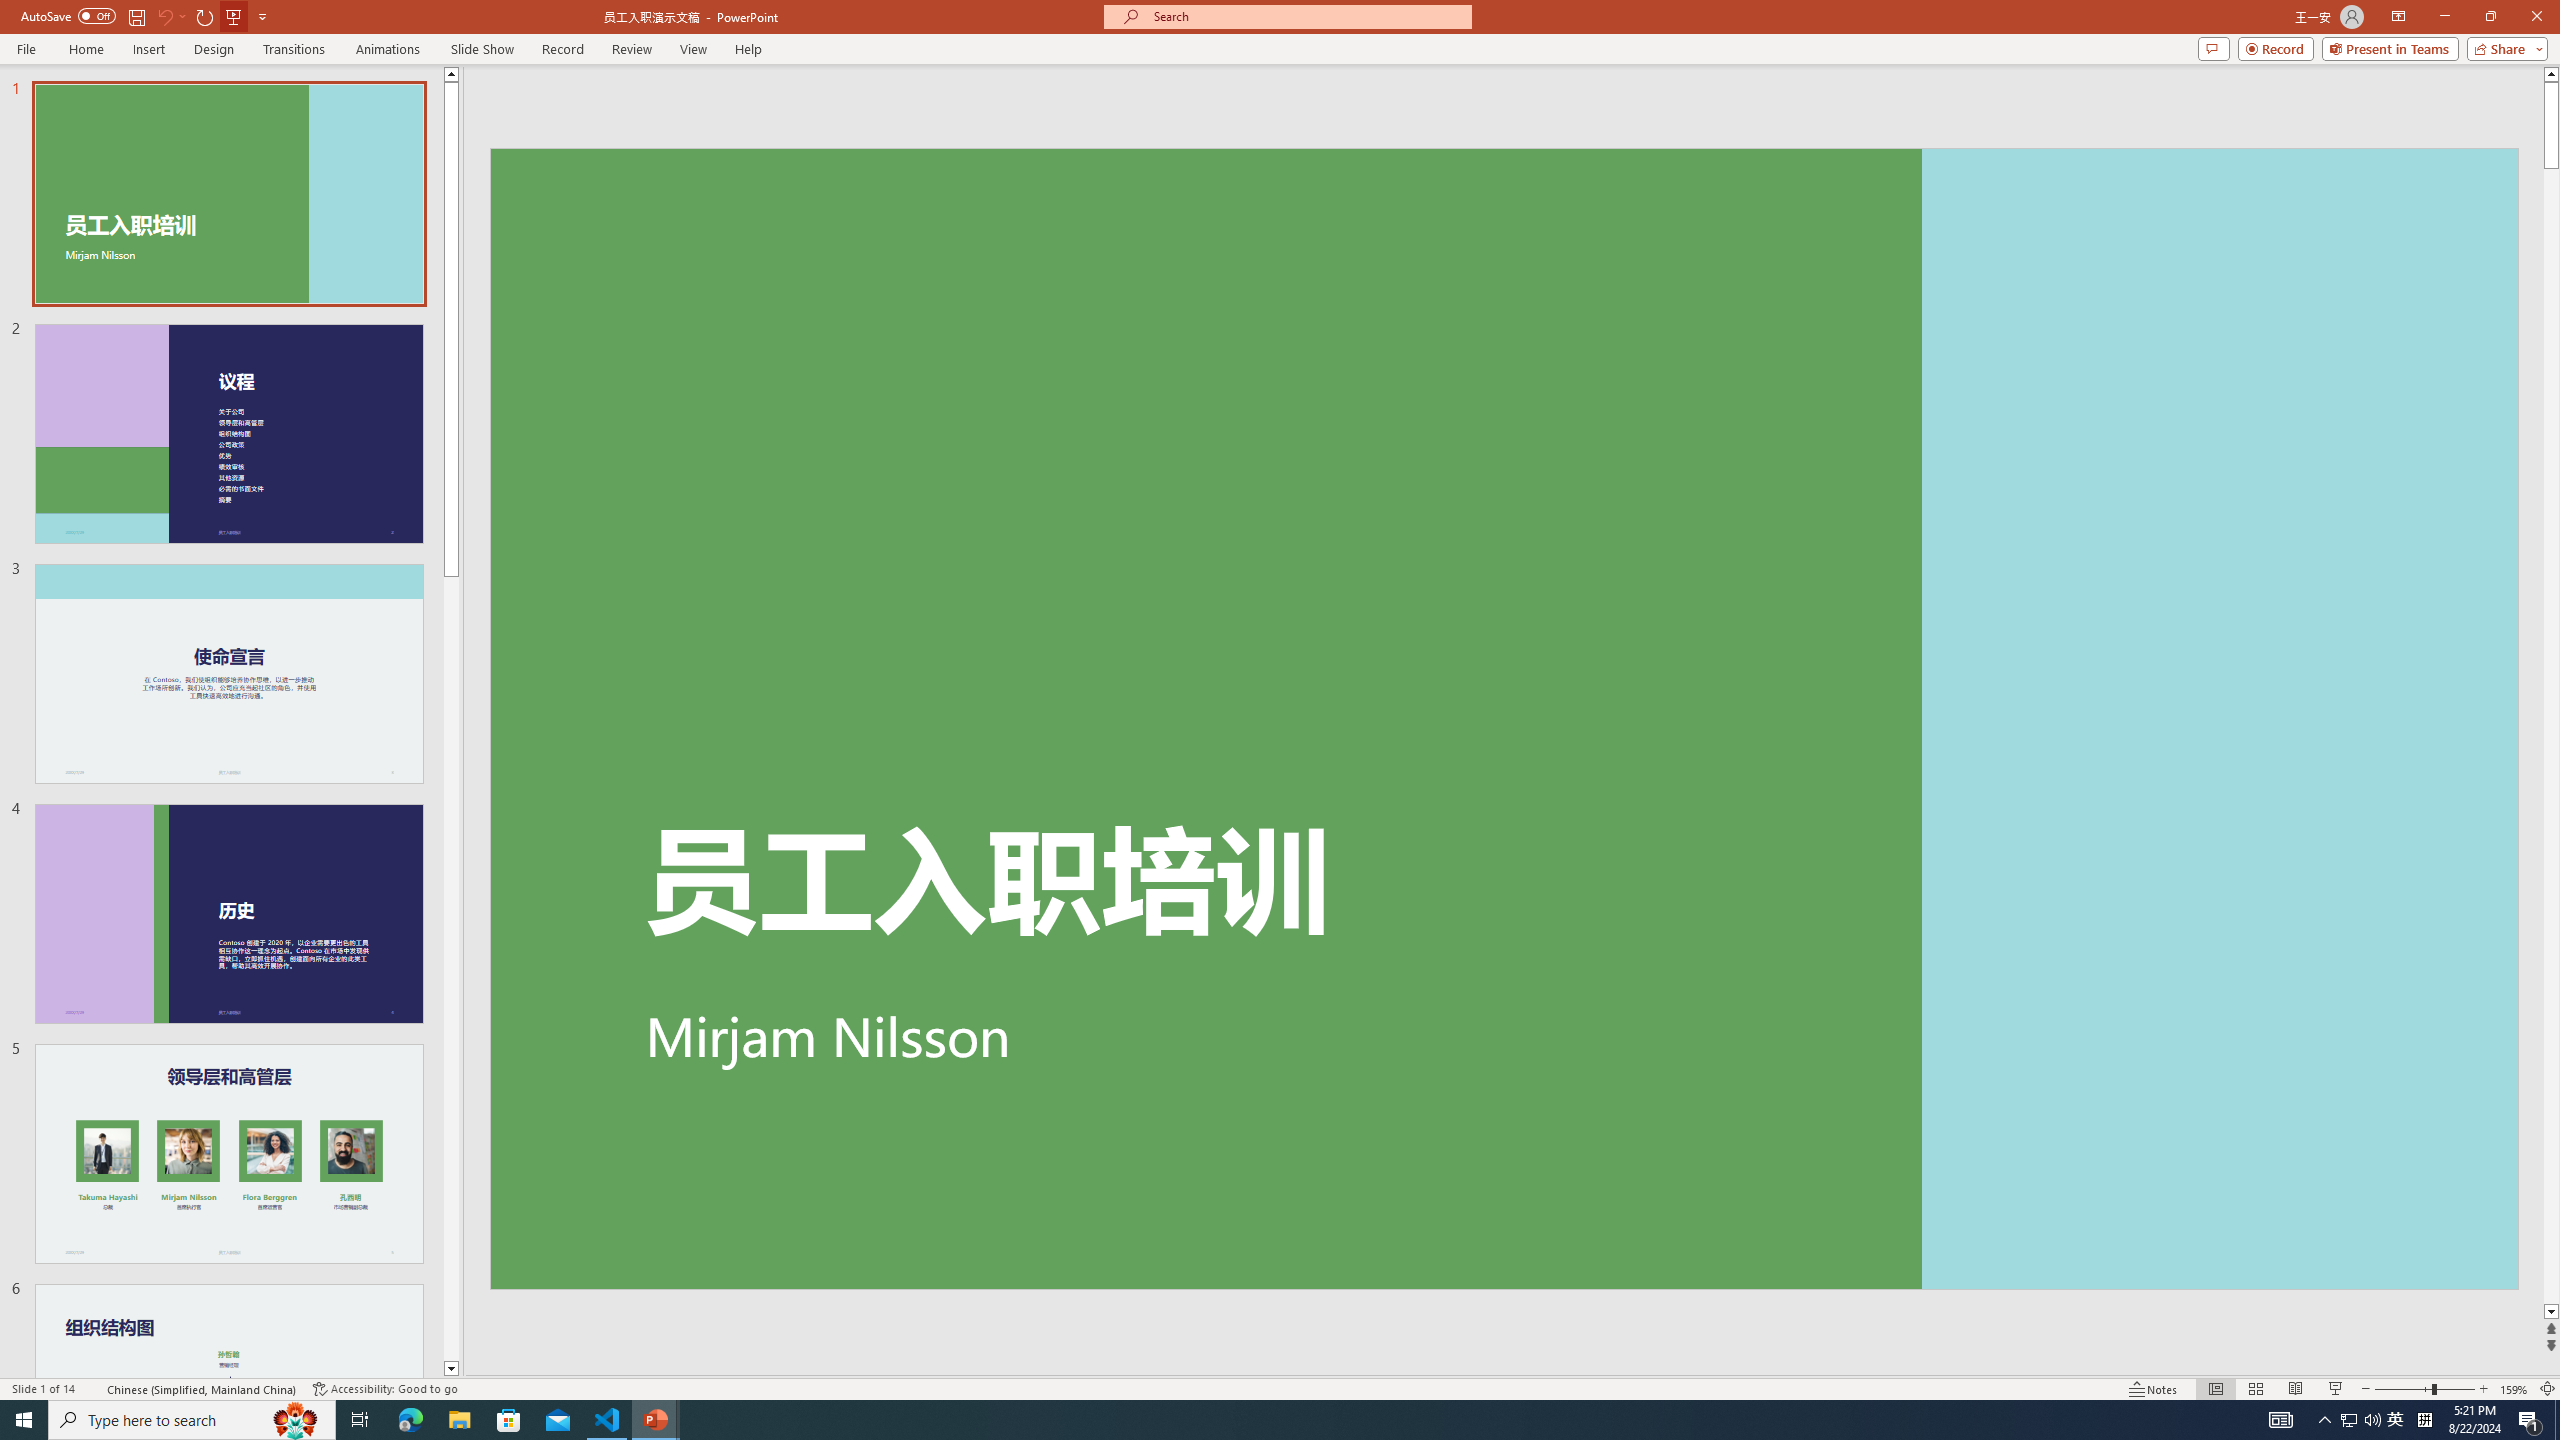 The image size is (2560, 1440). Describe the element at coordinates (93, 1389) in the screenshot. I see `'Spell Check '` at that location.